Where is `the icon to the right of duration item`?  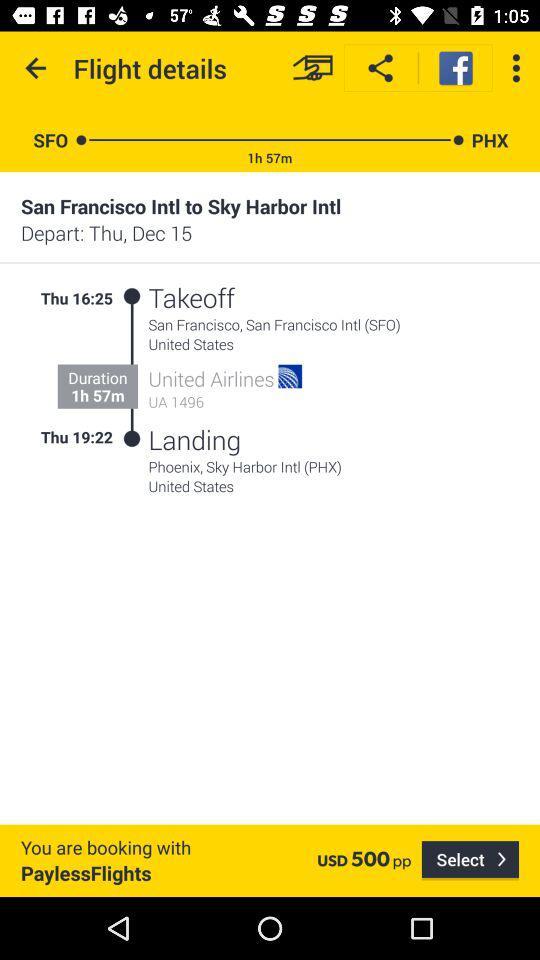
the icon to the right of duration item is located at coordinates (132, 367).